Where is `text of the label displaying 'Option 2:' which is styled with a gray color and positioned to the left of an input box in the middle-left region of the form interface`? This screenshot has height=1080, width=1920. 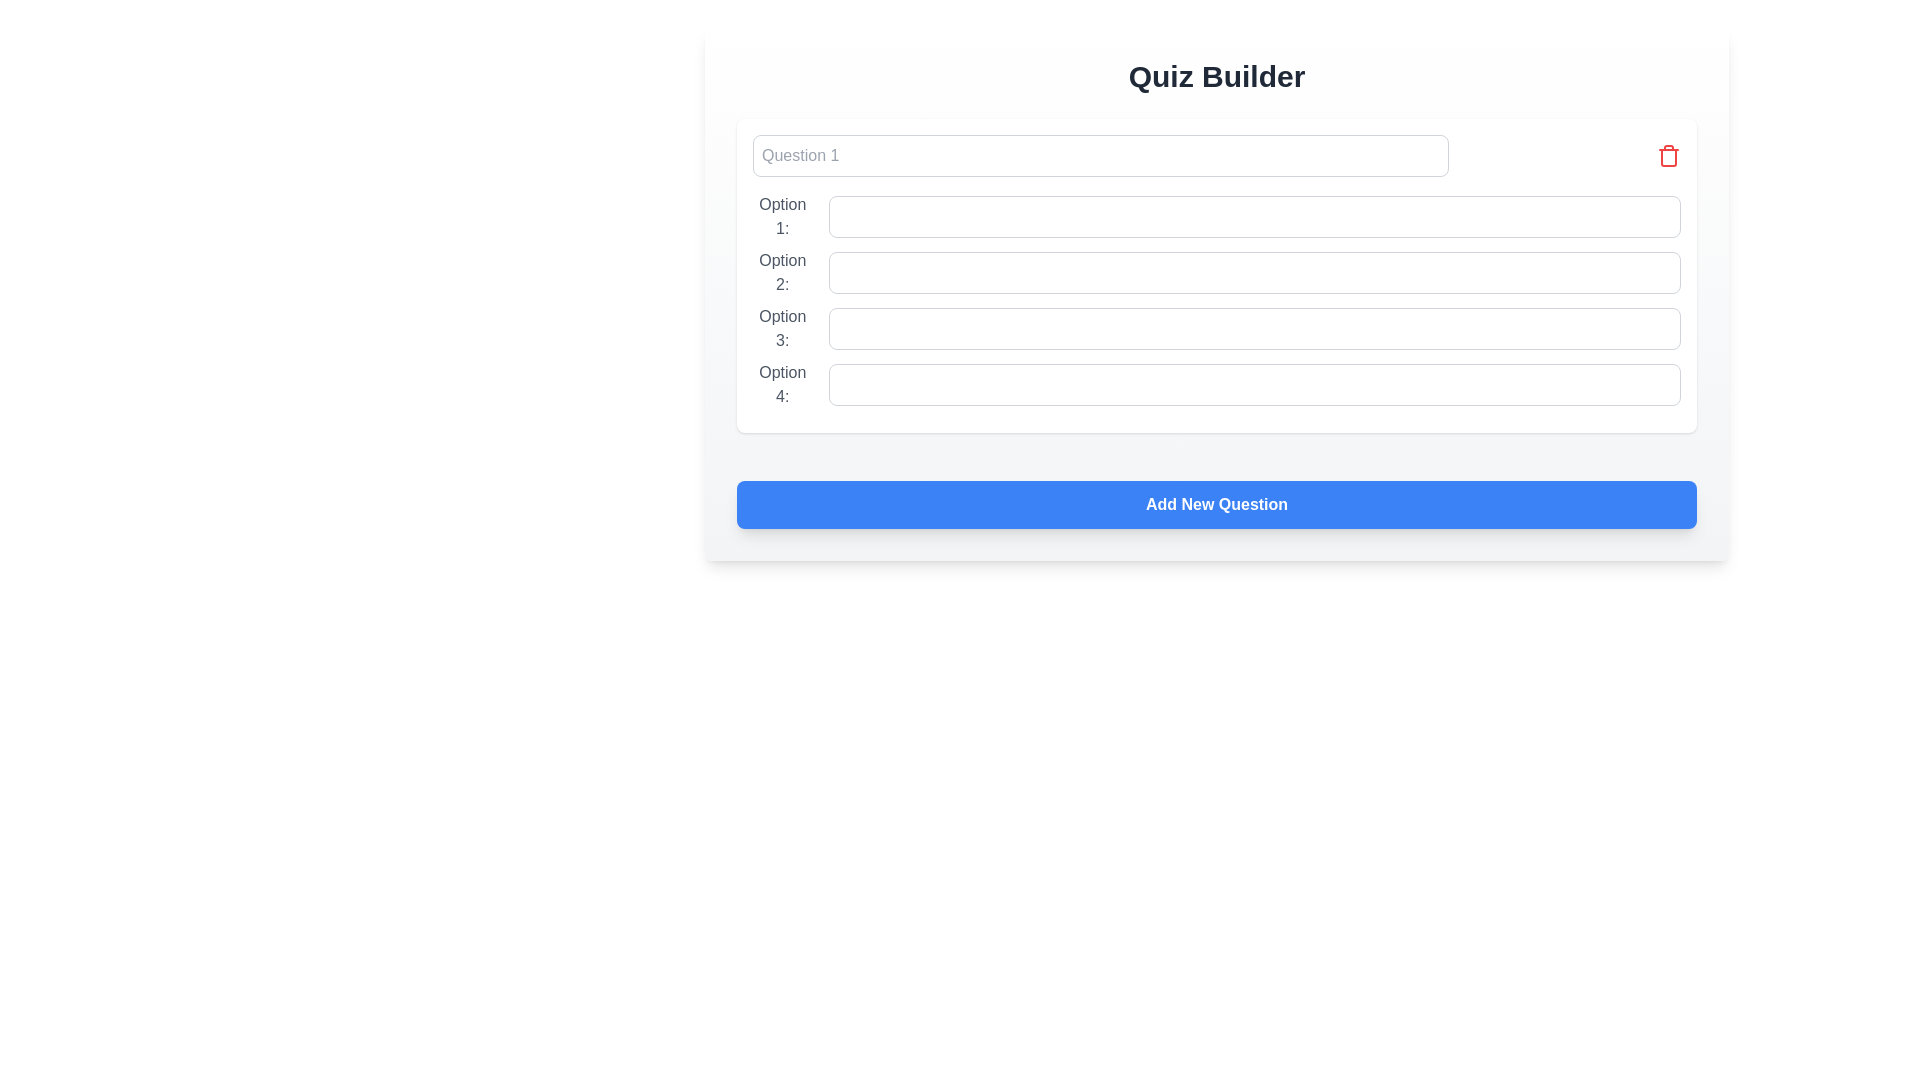
text of the label displaying 'Option 2:' which is styled with a gray color and positioned to the left of an input box in the middle-left region of the form interface is located at coordinates (781, 273).